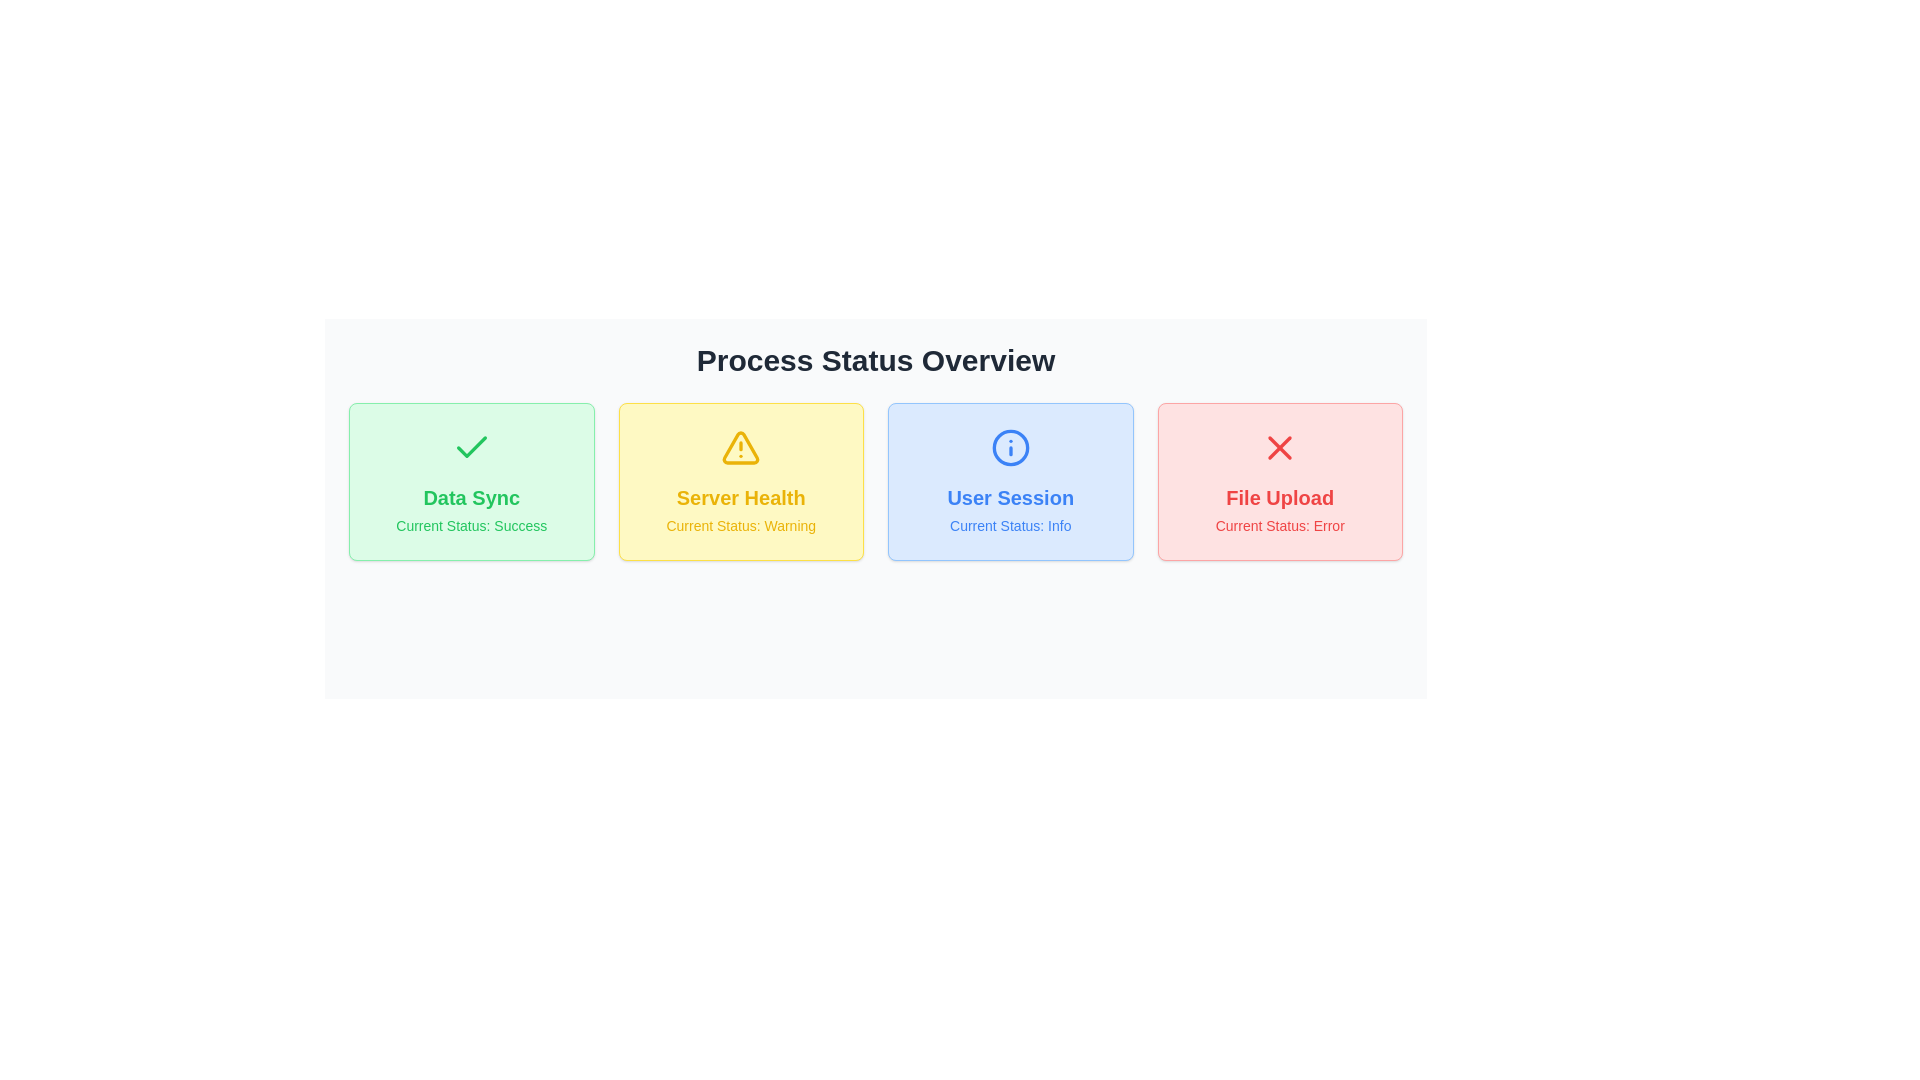 The width and height of the screenshot is (1920, 1080). I want to click on the text label displaying the current operational status of the server, which is located at the bottom of the 'Server Health' card component, so click(740, 524).